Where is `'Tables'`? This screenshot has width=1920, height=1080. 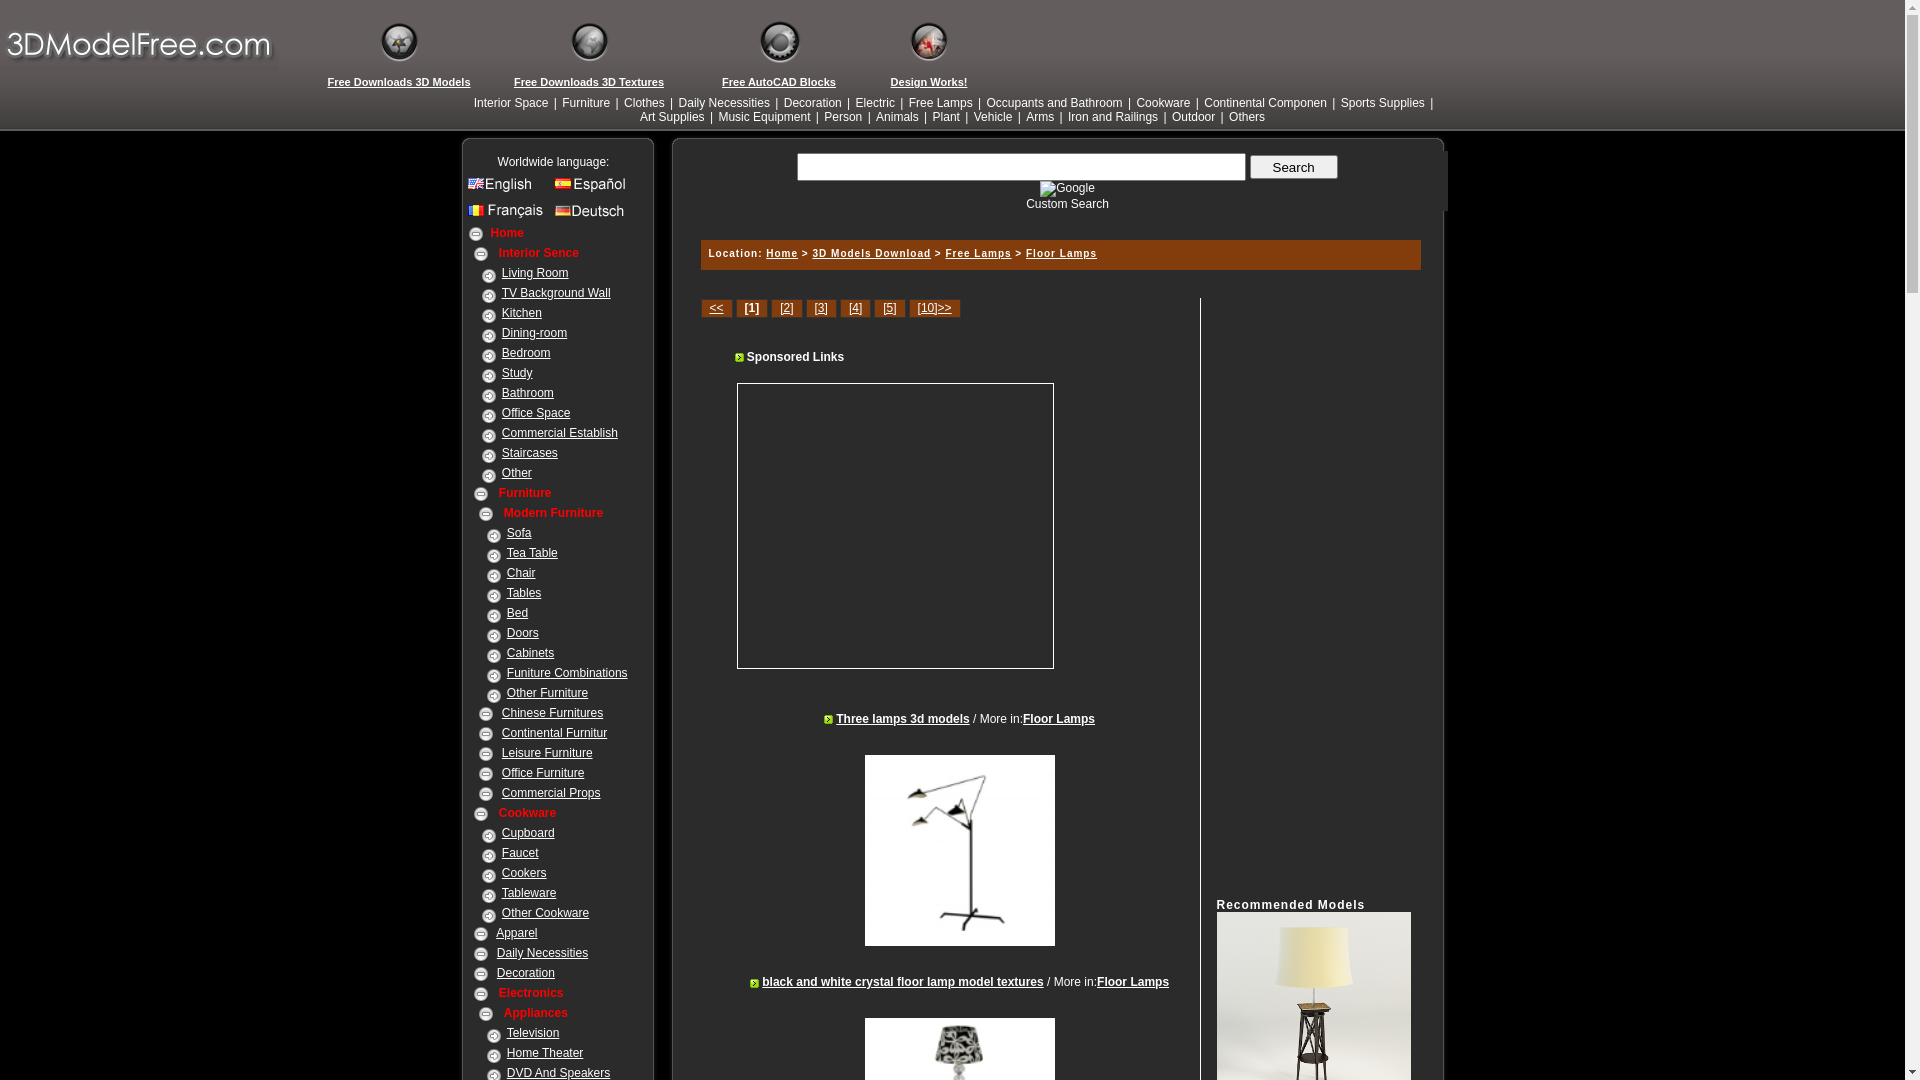 'Tables' is located at coordinates (524, 592).